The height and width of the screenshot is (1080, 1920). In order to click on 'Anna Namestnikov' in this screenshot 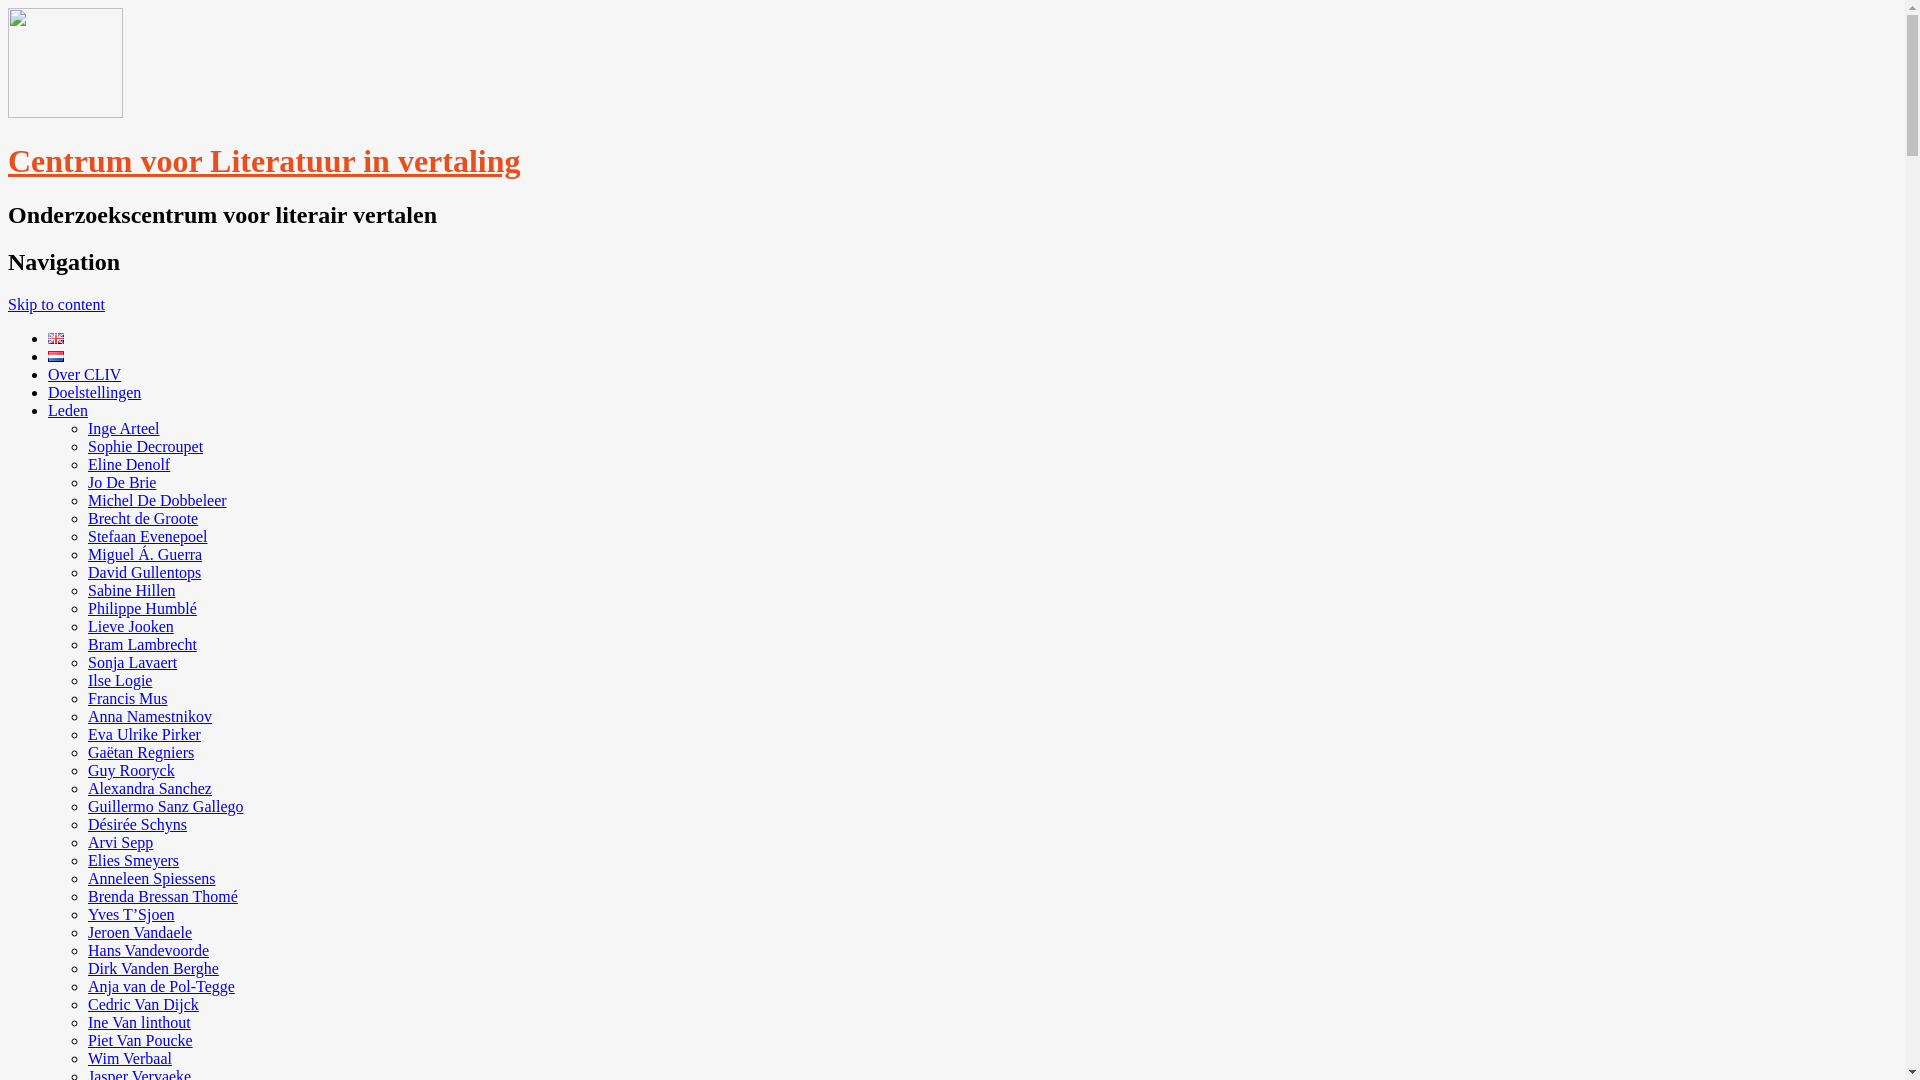, I will do `click(86, 715)`.